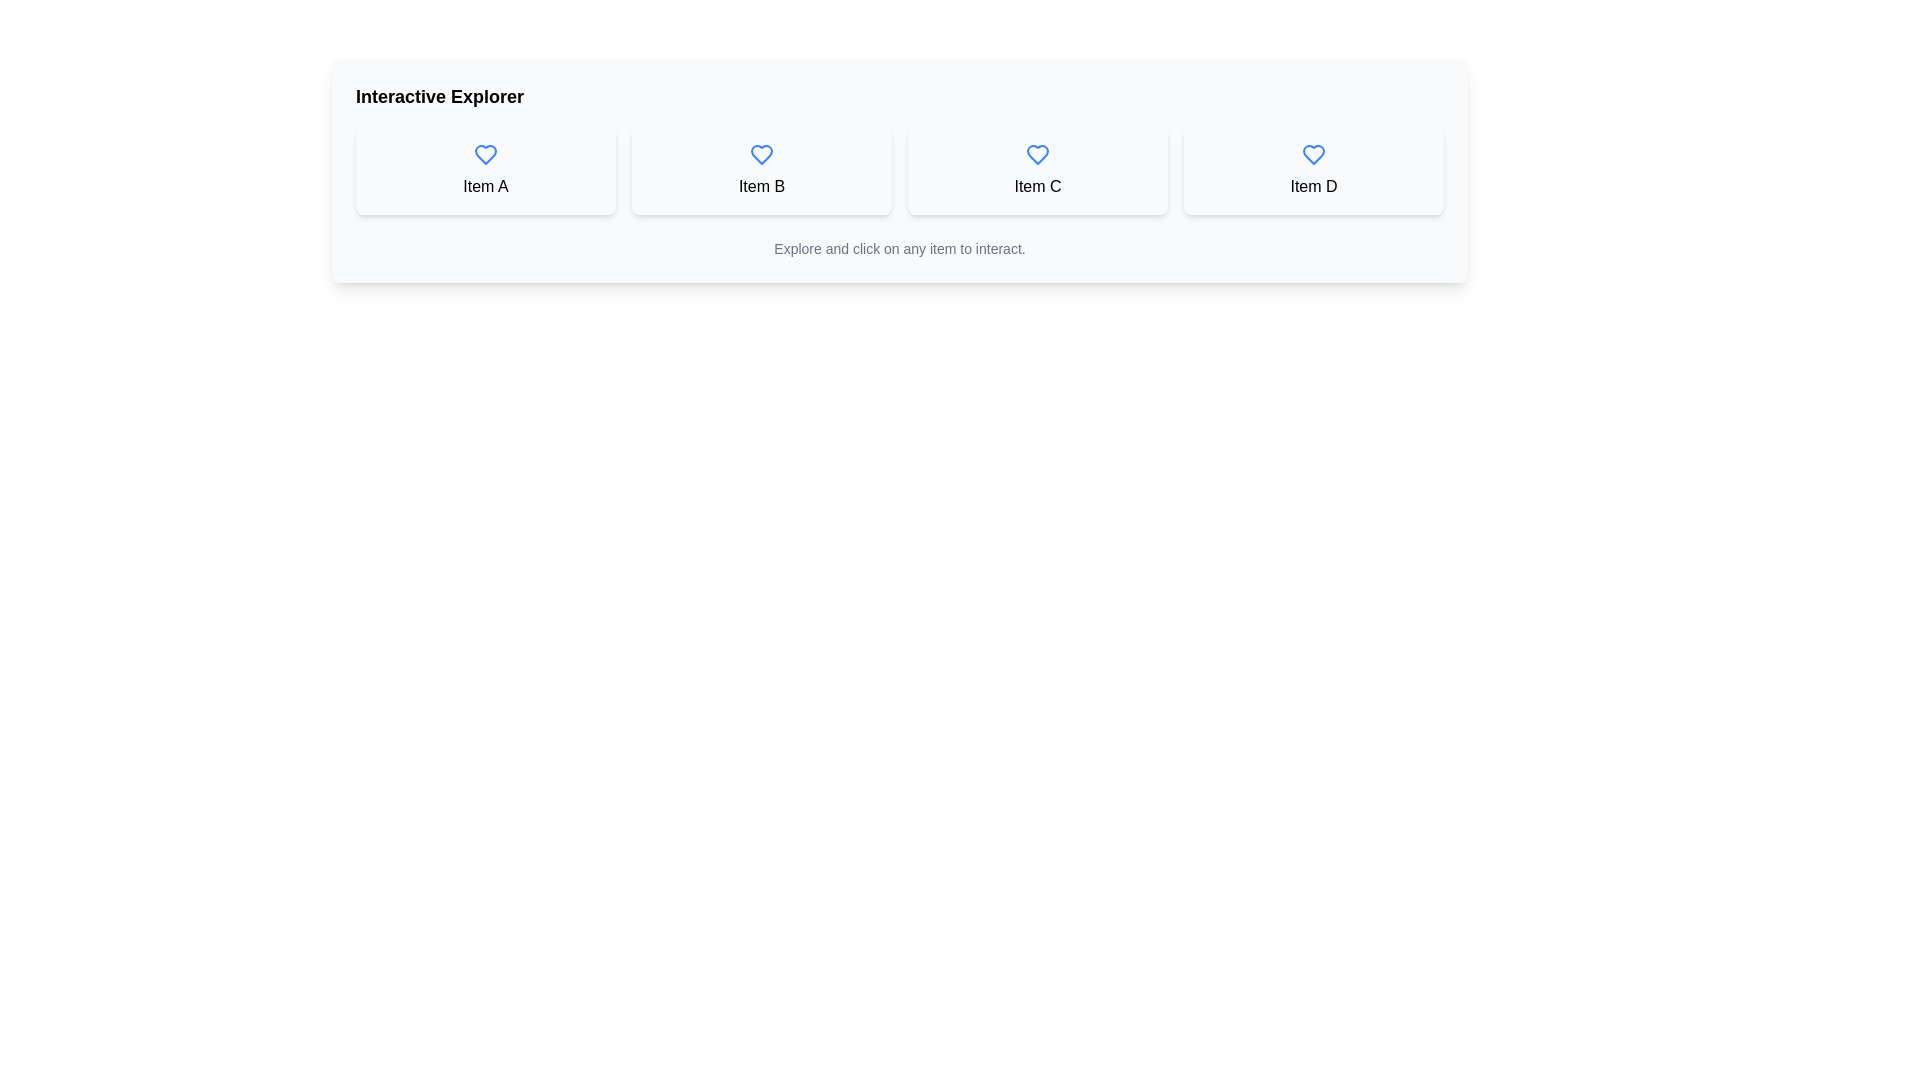  I want to click on the interactive card or button for 'Item B', which is the second card in a row of four, positioned centrally between 'Item A' and 'Item C', to interact with its functionality, so click(761, 169).